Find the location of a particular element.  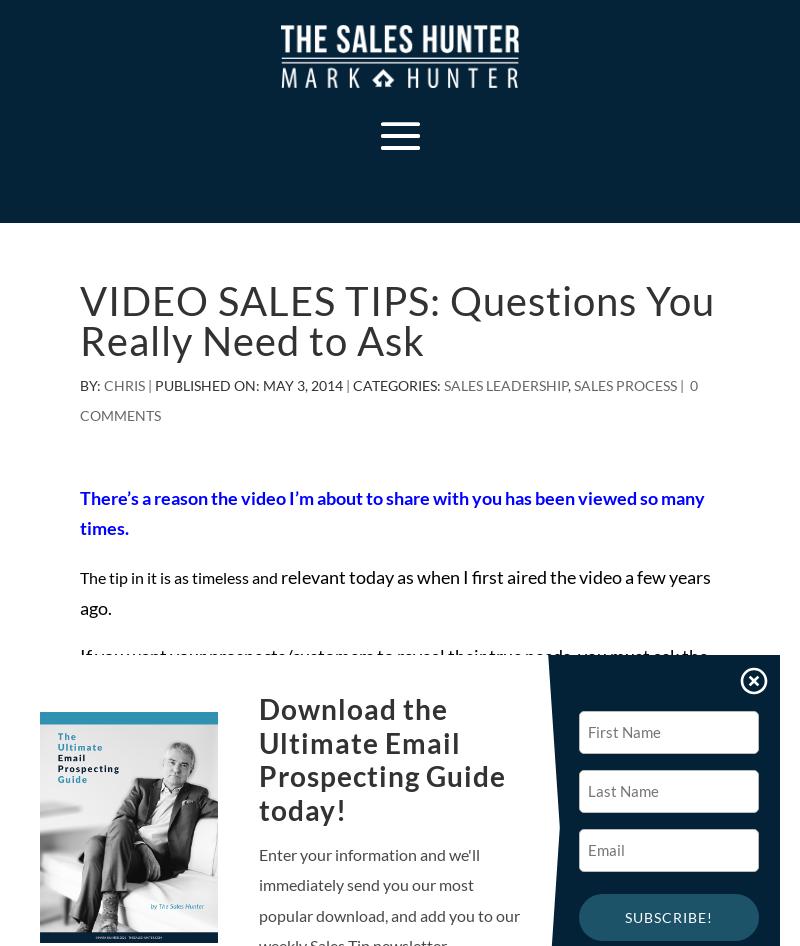

'Published on:  May 3, 2014' is located at coordinates (248, 384).